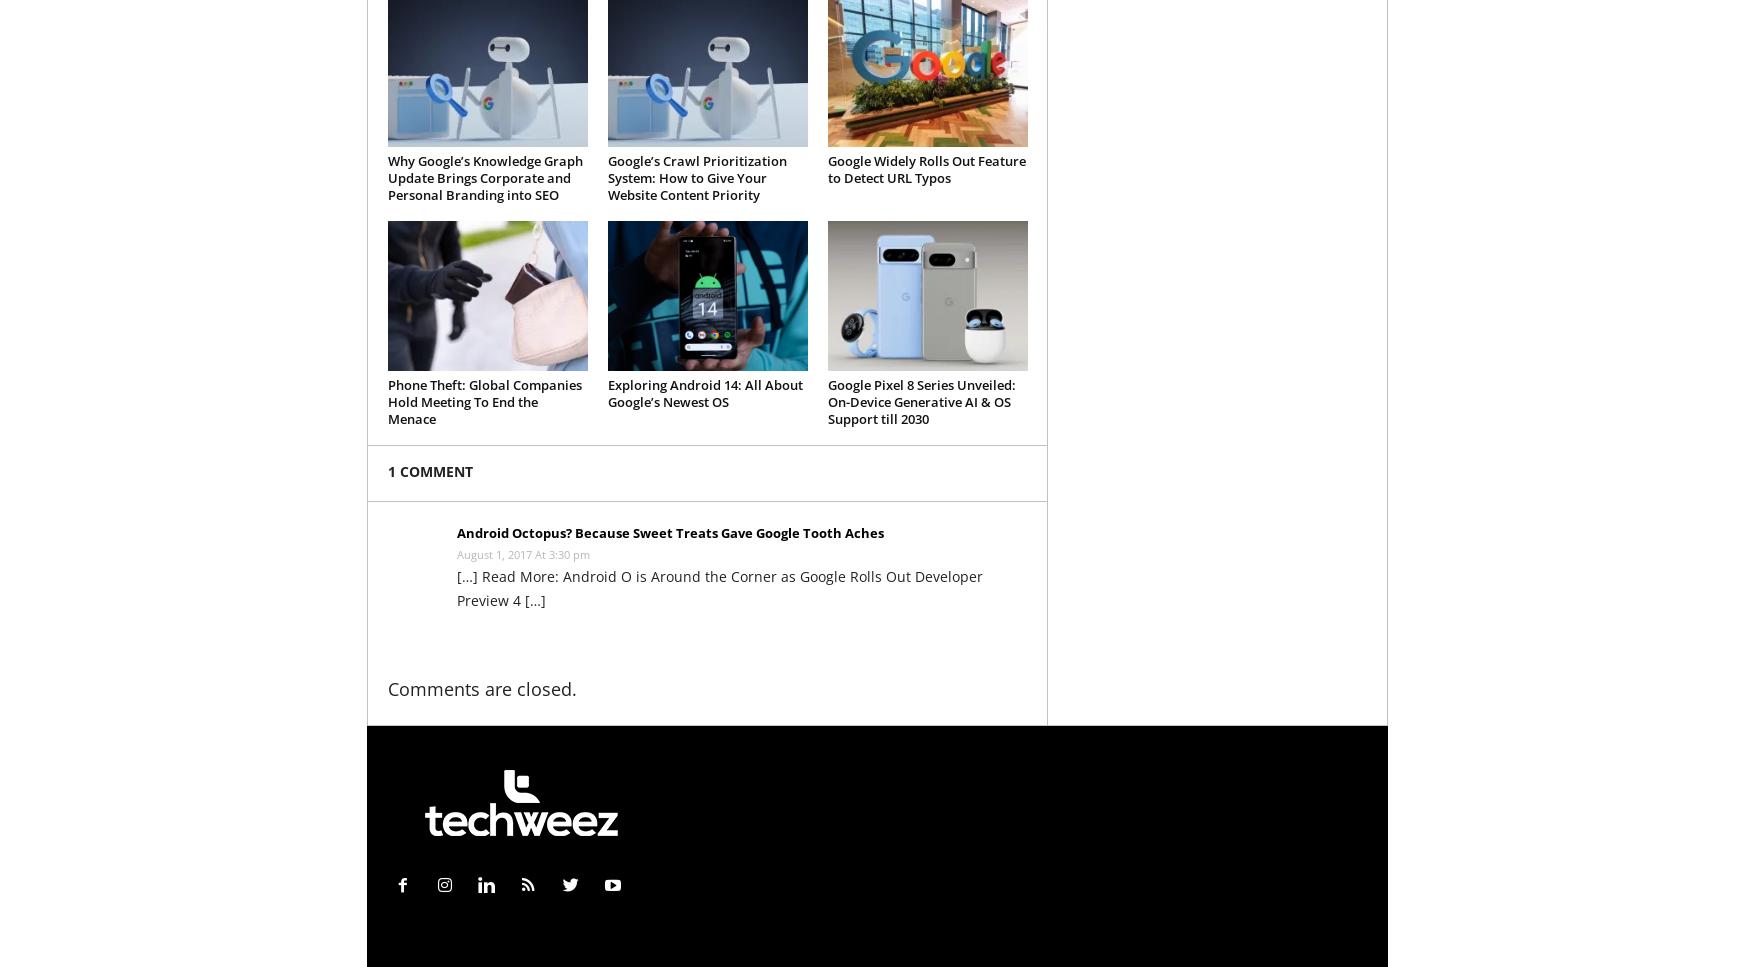 The width and height of the screenshot is (1754, 967). Describe the element at coordinates (482, 401) in the screenshot. I see `'Phone Theft: Global Companies Hold Meeting To End the Menace'` at that location.